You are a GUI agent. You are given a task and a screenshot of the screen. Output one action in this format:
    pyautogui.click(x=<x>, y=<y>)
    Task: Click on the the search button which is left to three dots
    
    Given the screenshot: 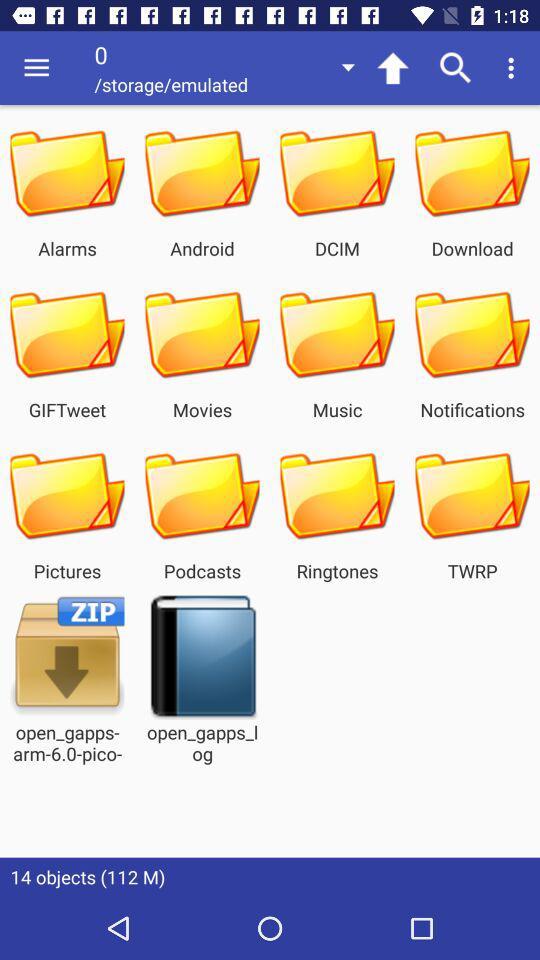 What is the action you would take?
    pyautogui.click(x=456, y=68)
    